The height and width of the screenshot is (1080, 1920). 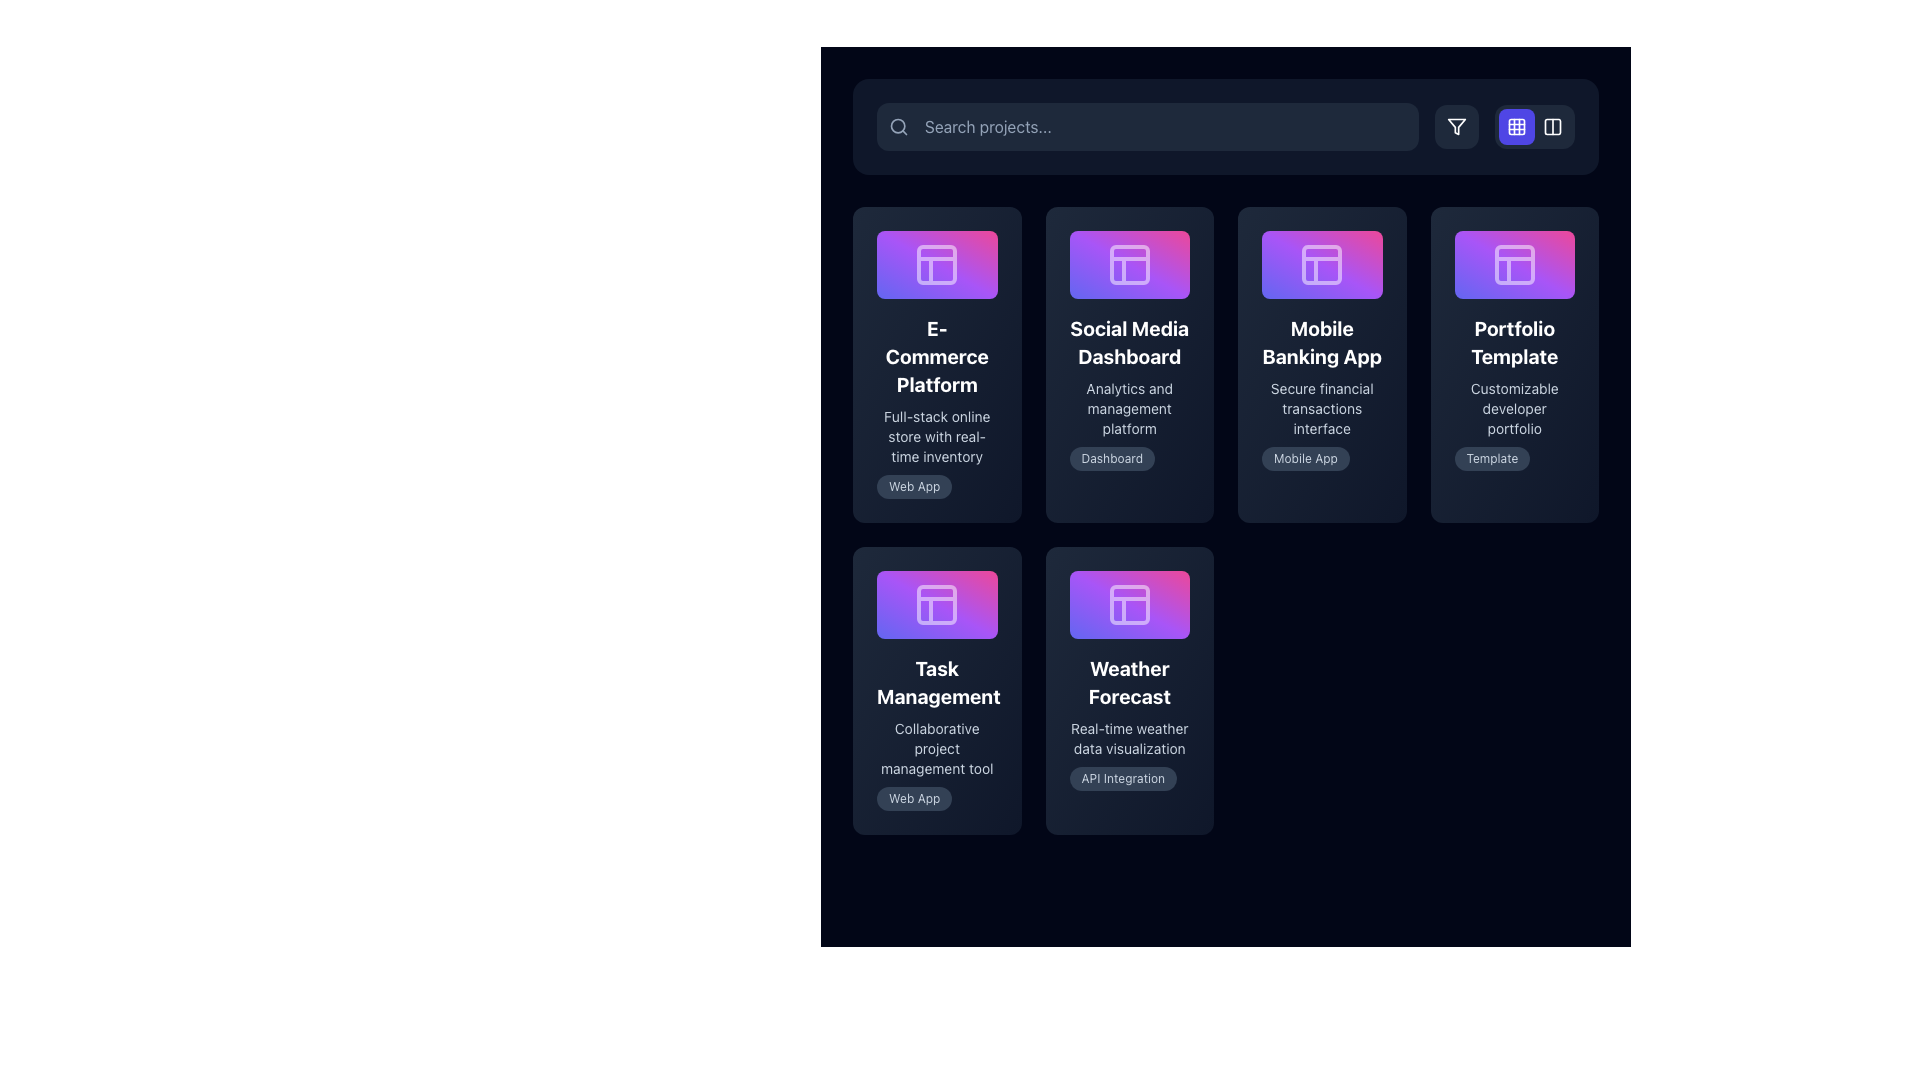 I want to click on the middle square button with a blue background and a white grid icon, so click(x=1505, y=127).